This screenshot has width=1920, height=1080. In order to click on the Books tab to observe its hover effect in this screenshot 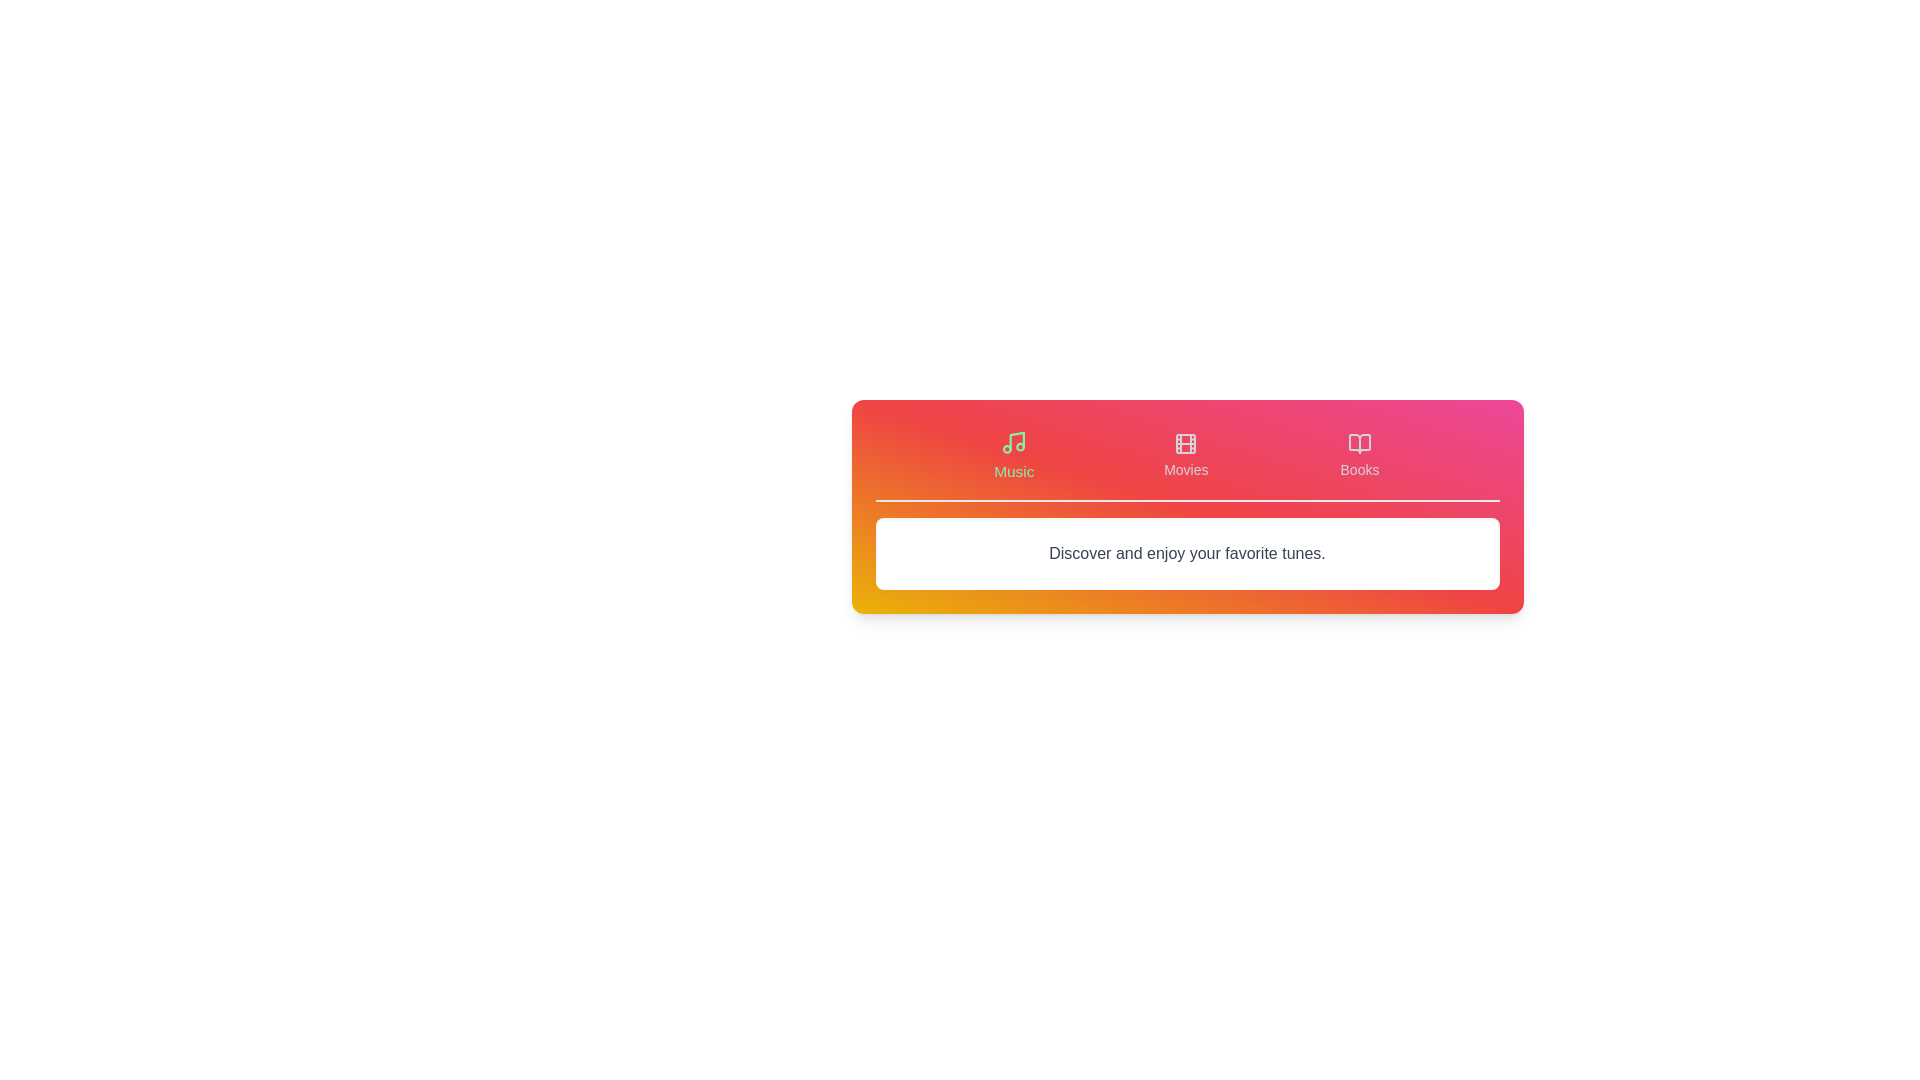, I will do `click(1359, 455)`.